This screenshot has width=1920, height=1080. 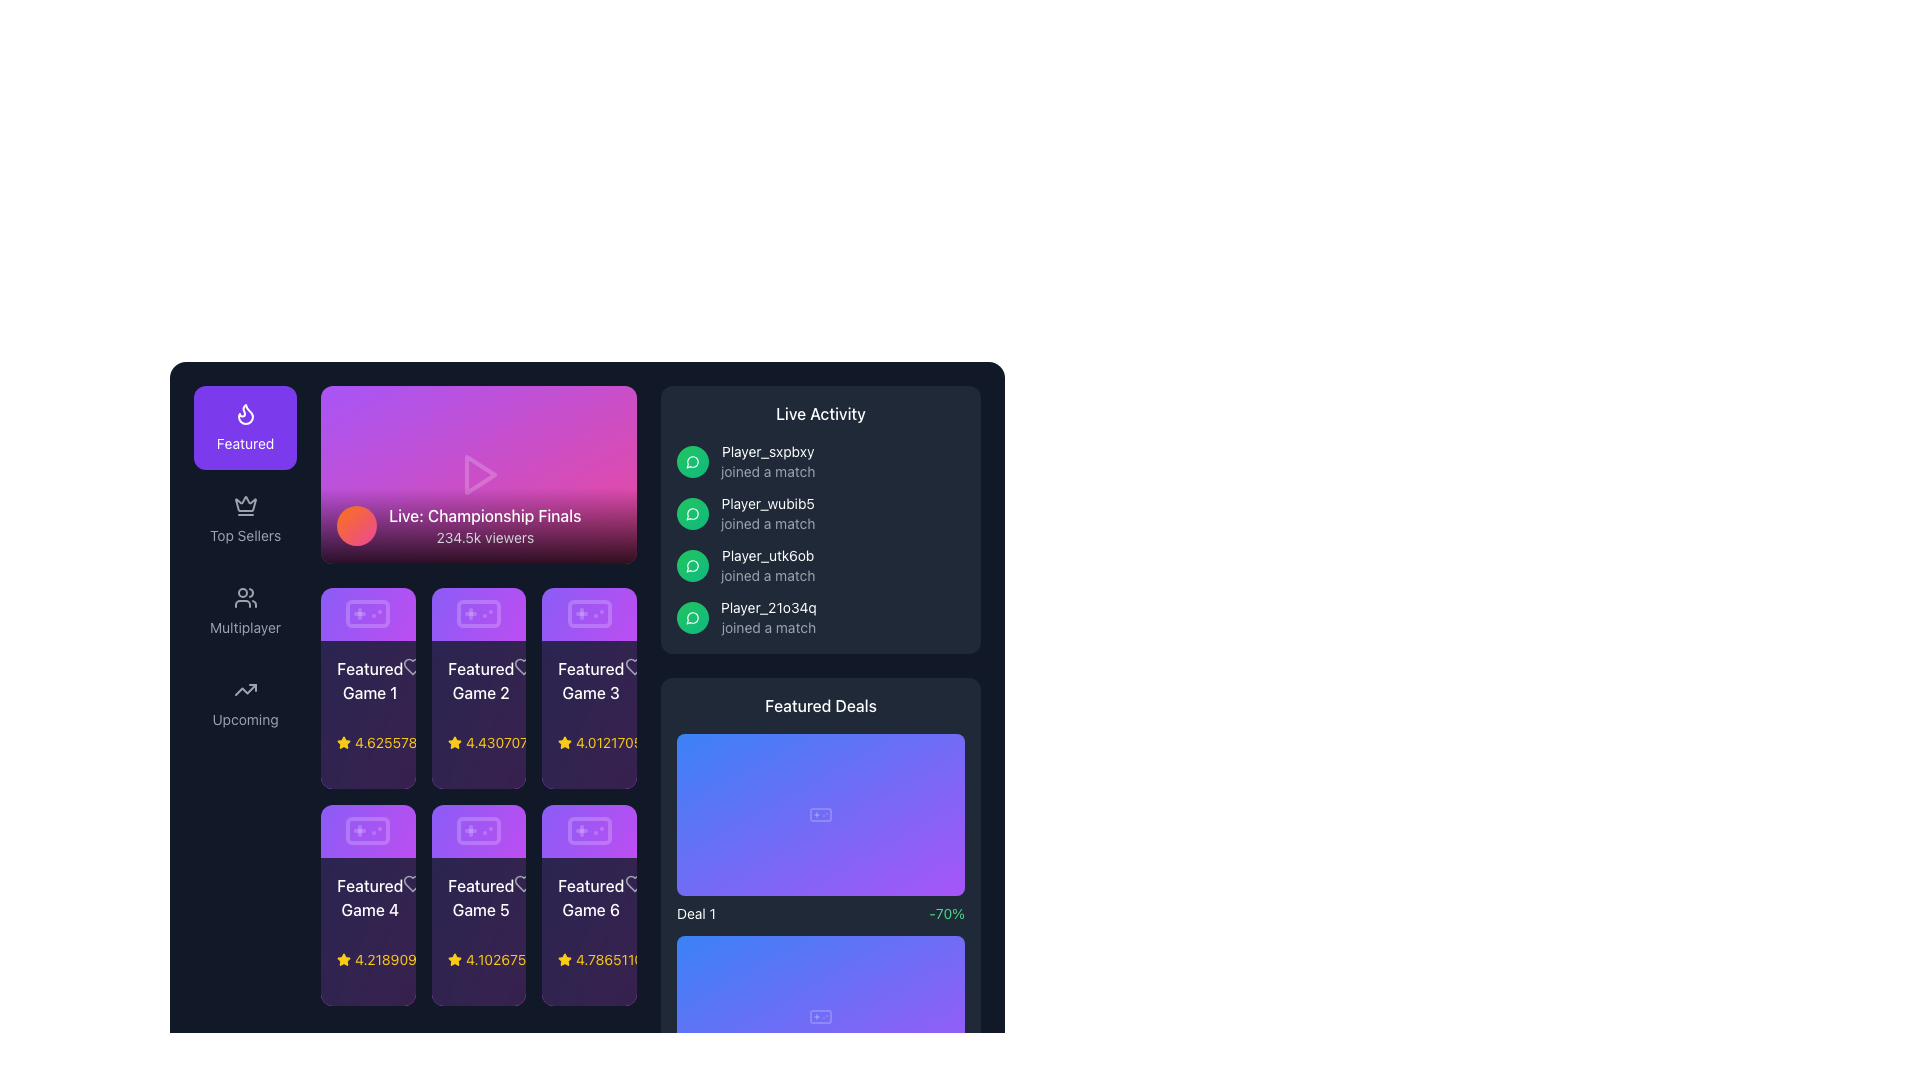 I want to click on text of the 'Upcoming' label located at the bottom of the sidebar menu, which is styled with a small gray font, so click(x=244, y=720).